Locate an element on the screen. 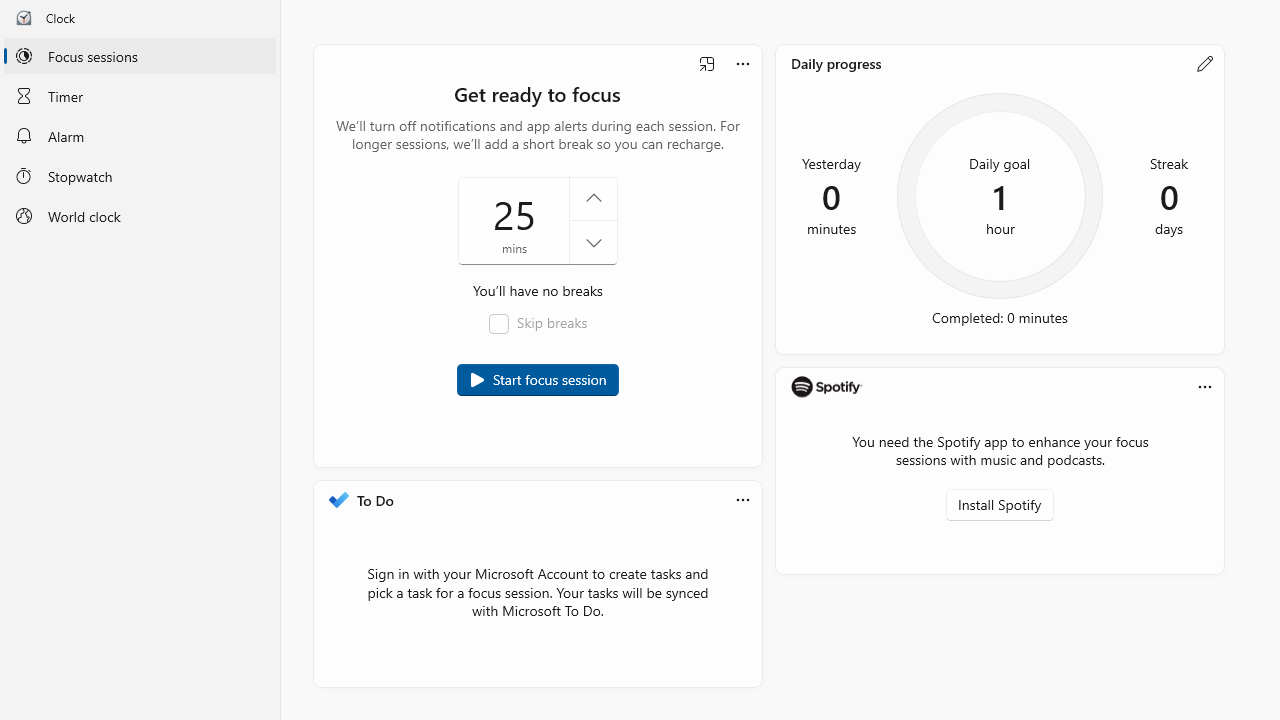 Image resolution: width=1280 pixels, height=720 pixels. 'Increase the focus session time' is located at coordinates (592, 199).